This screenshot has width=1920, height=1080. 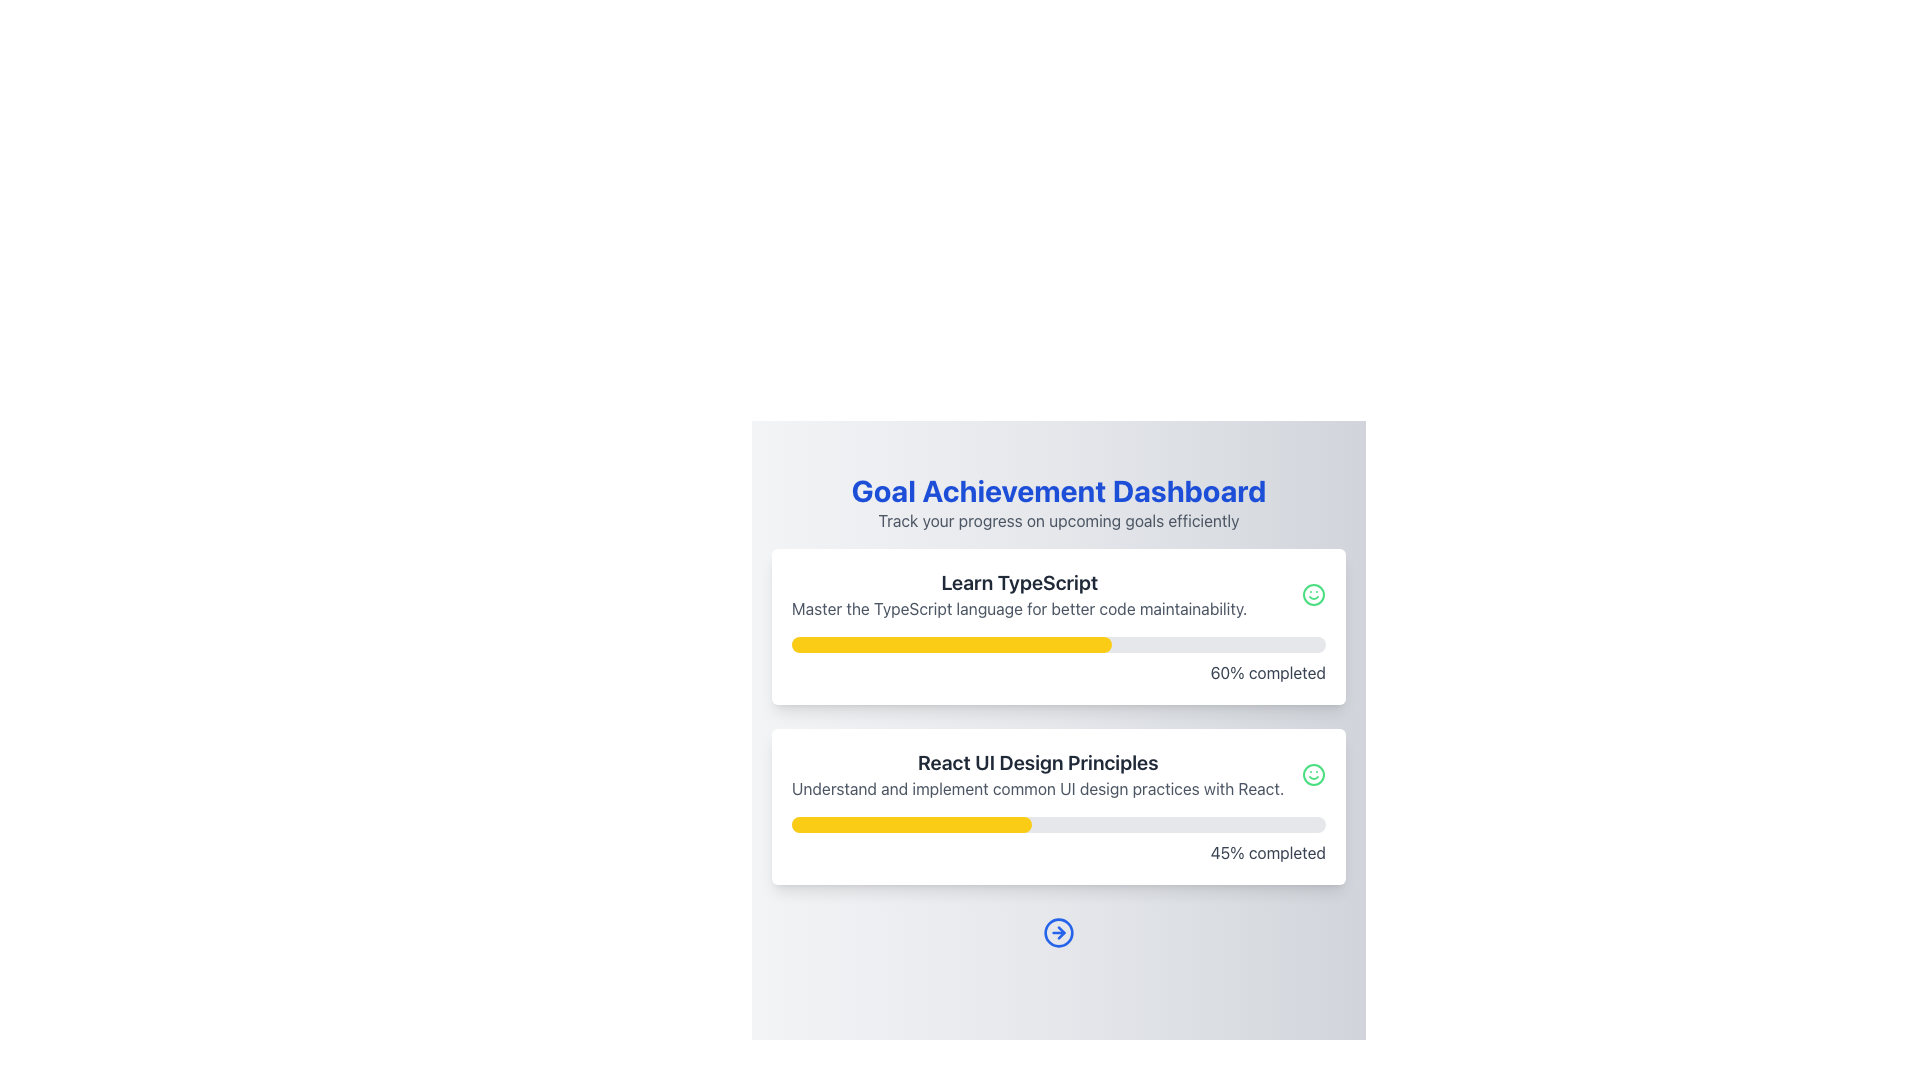 I want to click on the color and width of the filled portion of the Progress Bar located in the 'Learn TypeScript' card, positioned below the title and above the '60% completed' text, so click(x=1058, y=644).